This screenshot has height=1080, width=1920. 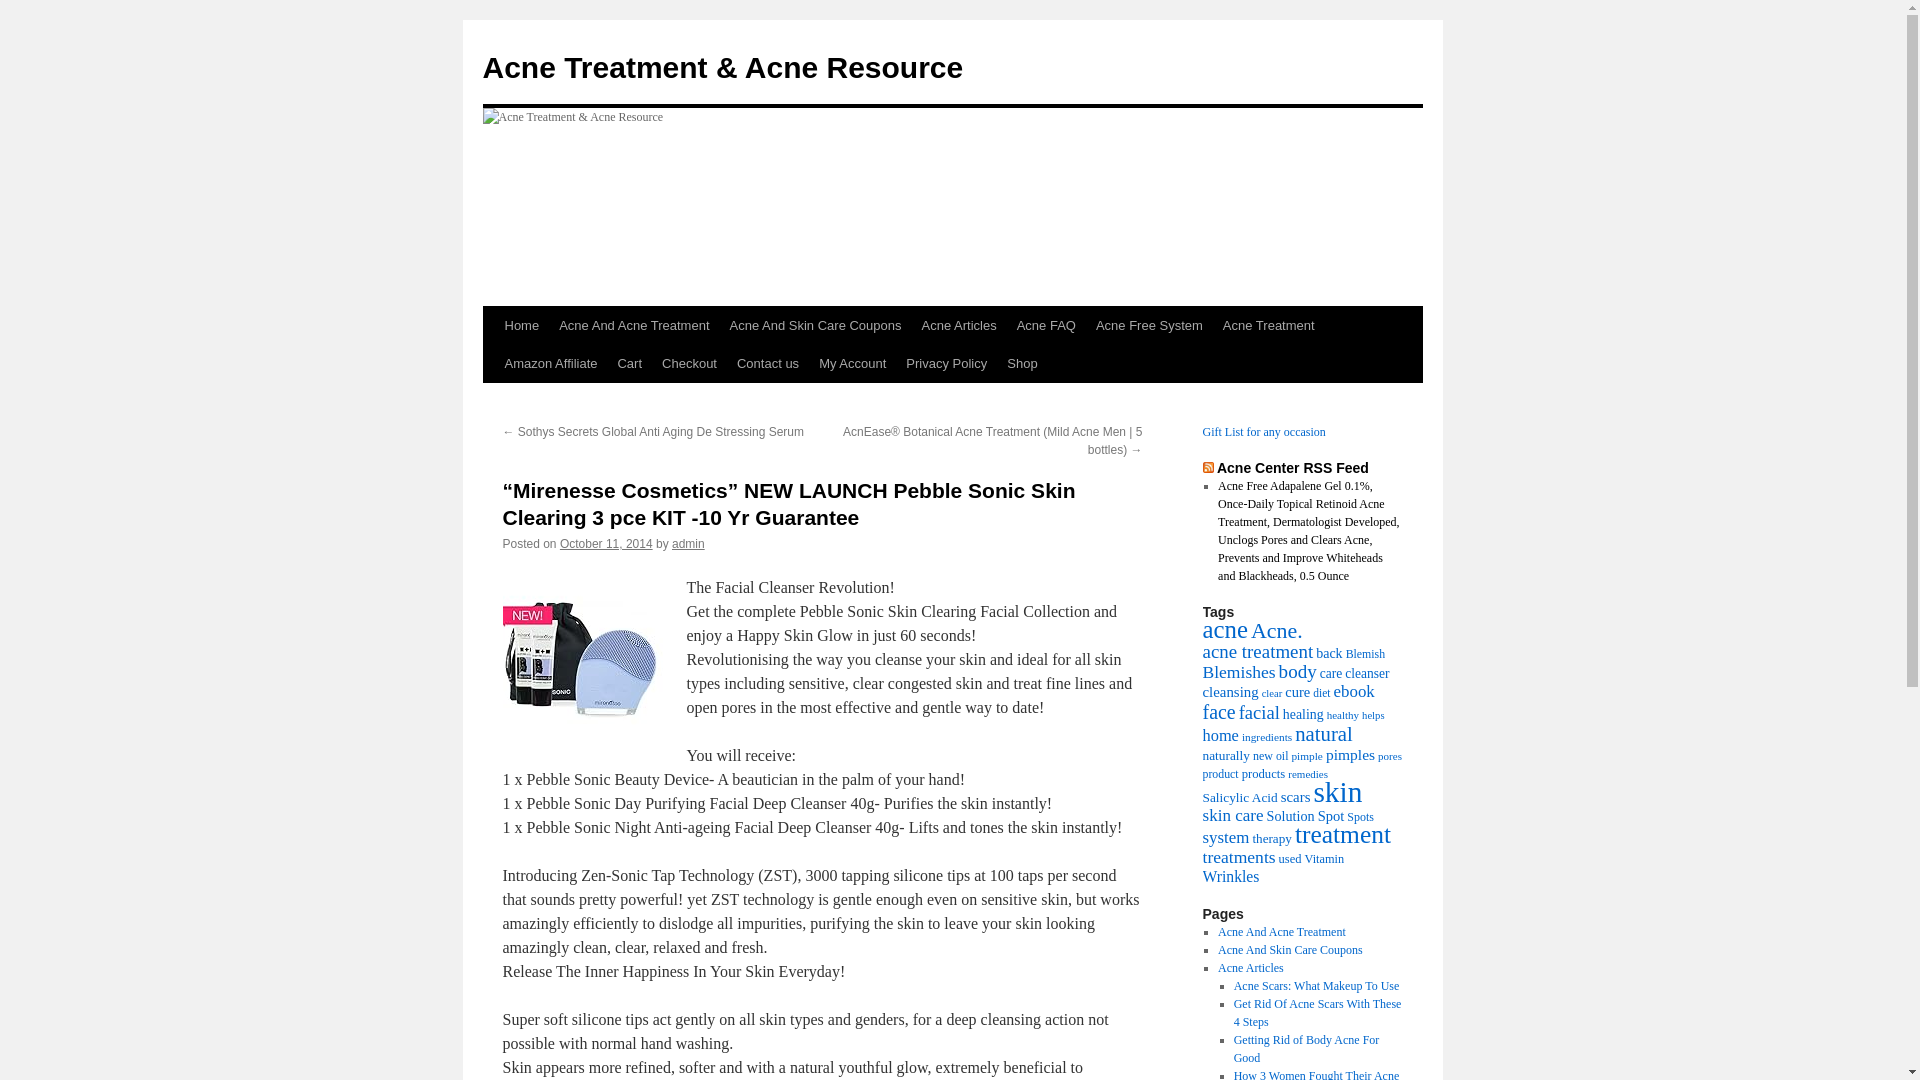 What do you see at coordinates (1229, 875) in the screenshot?
I see `'Wrinkles'` at bounding box center [1229, 875].